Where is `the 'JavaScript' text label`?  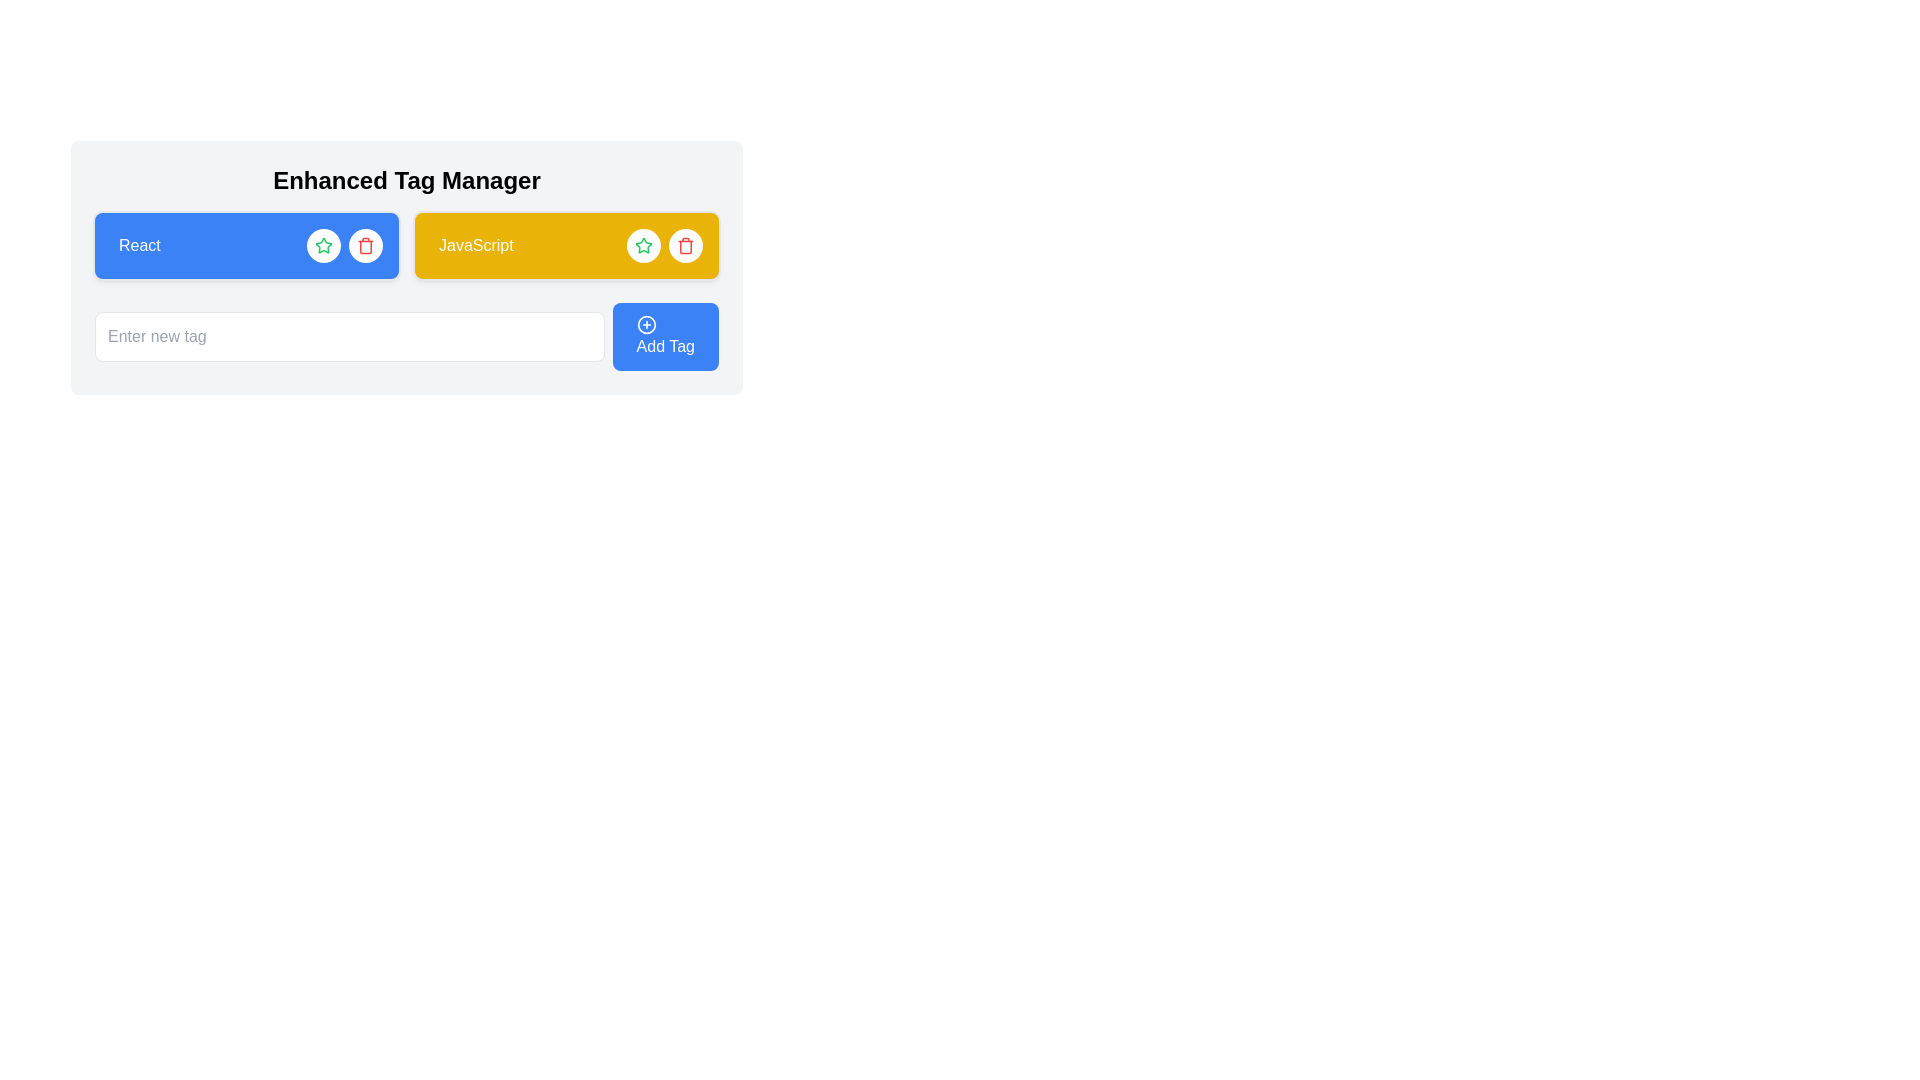 the 'JavaScript' text label is located at coordinates (475, 245).